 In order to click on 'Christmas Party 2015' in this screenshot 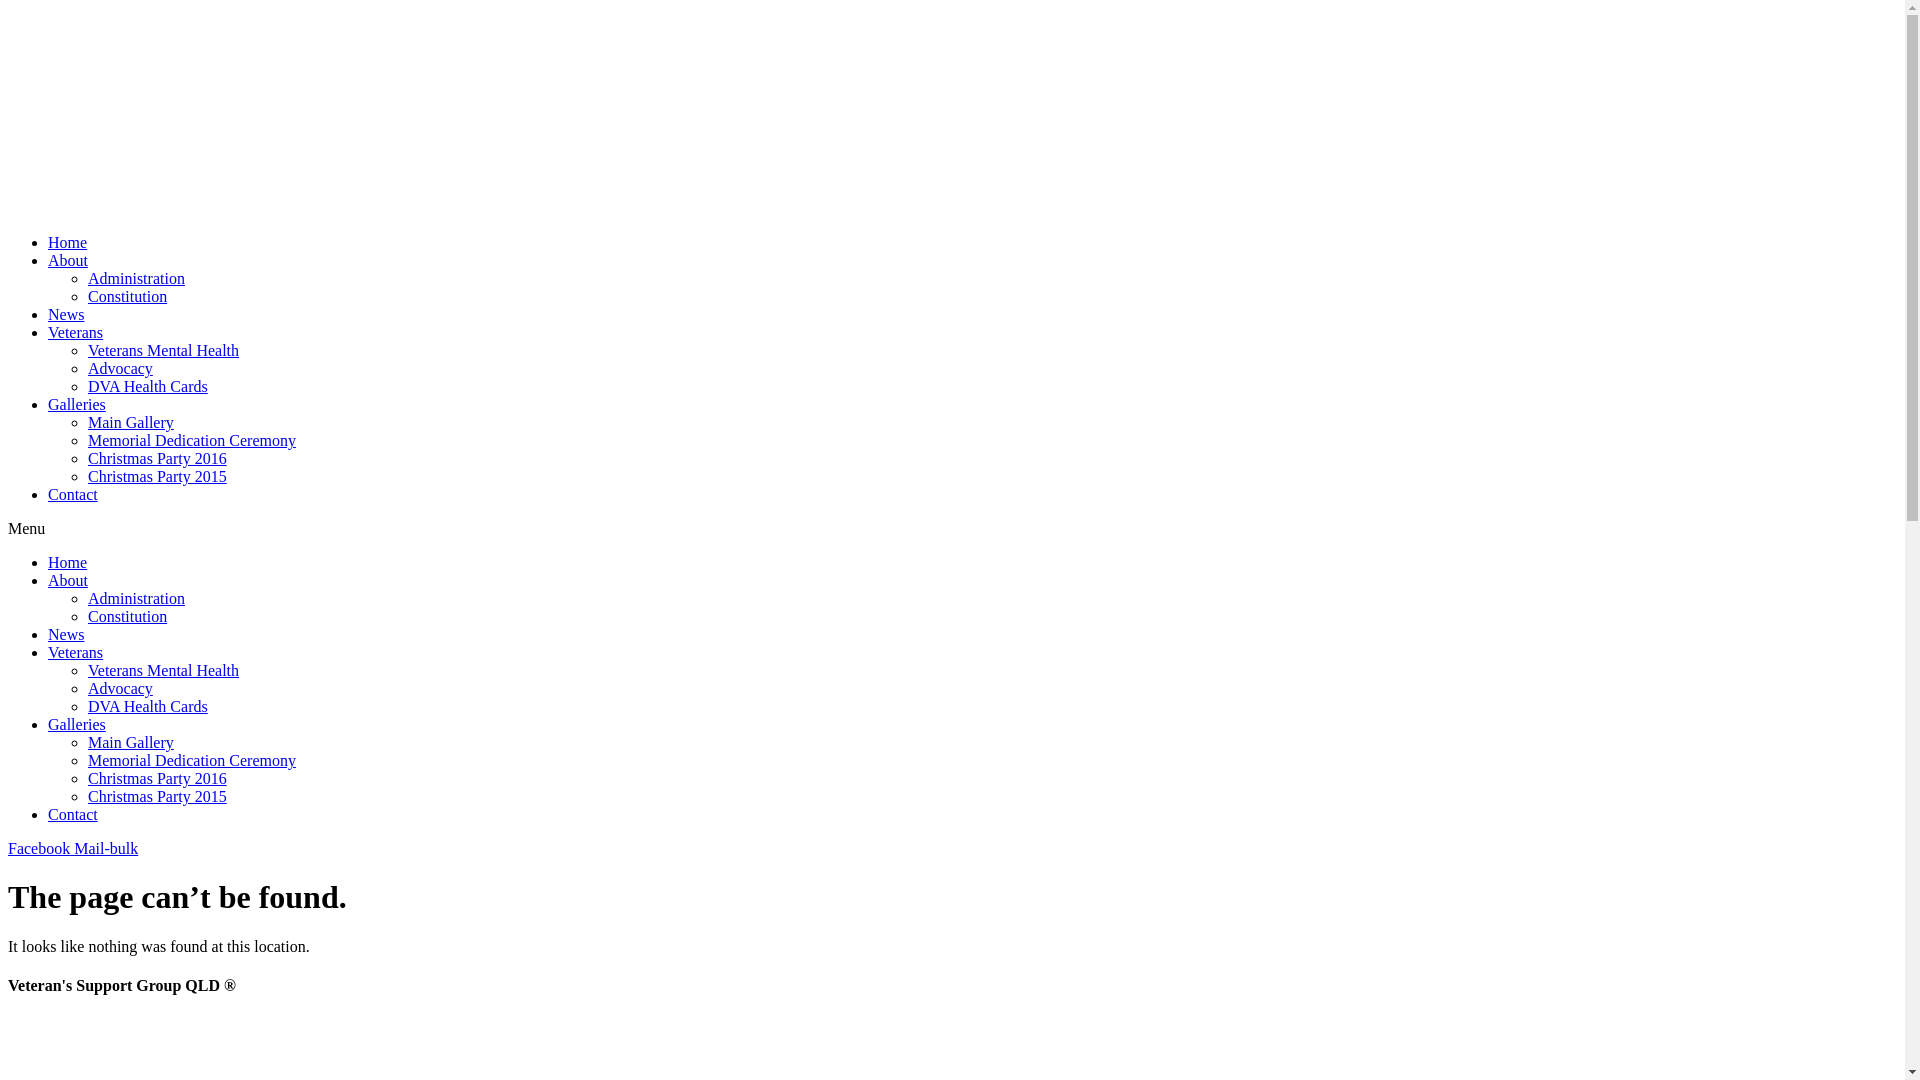, I will do `click(156, 476)`.